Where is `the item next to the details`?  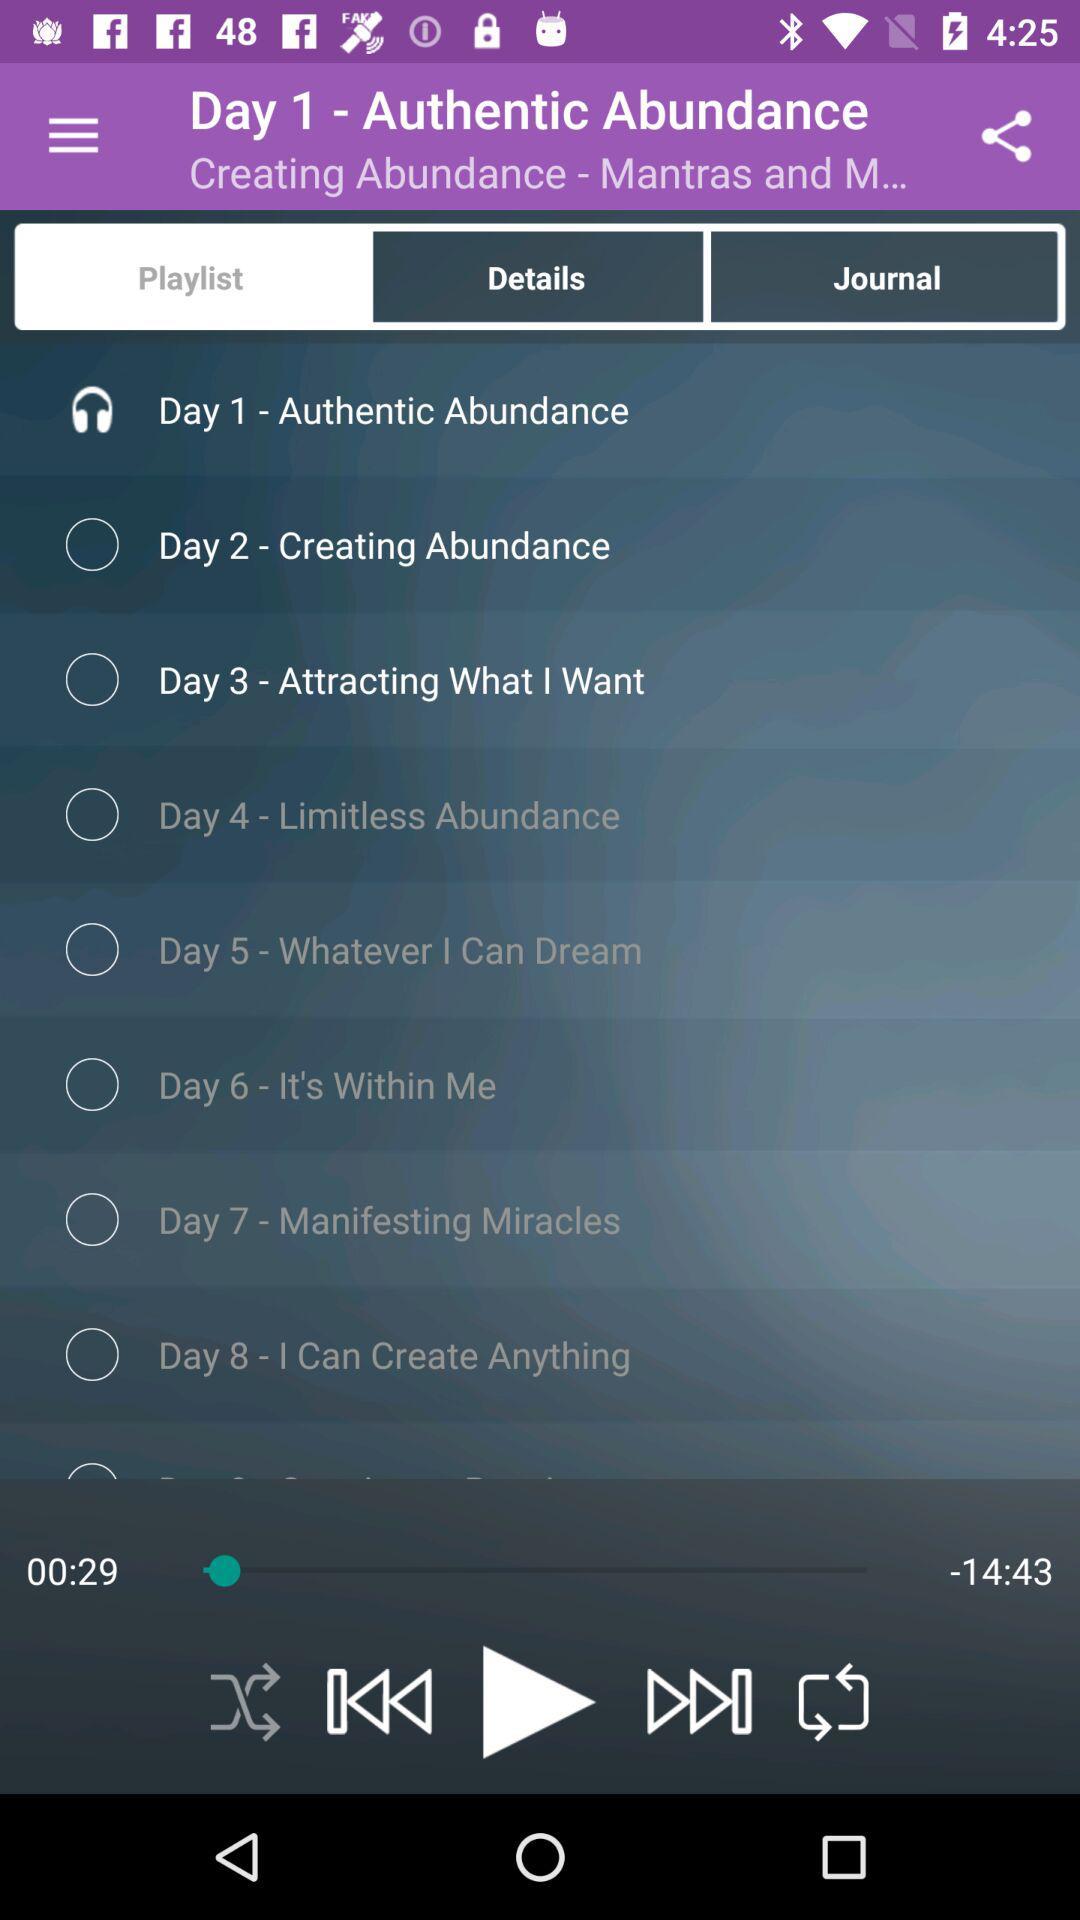 the item next to the details is located at coordinates (189, 275).